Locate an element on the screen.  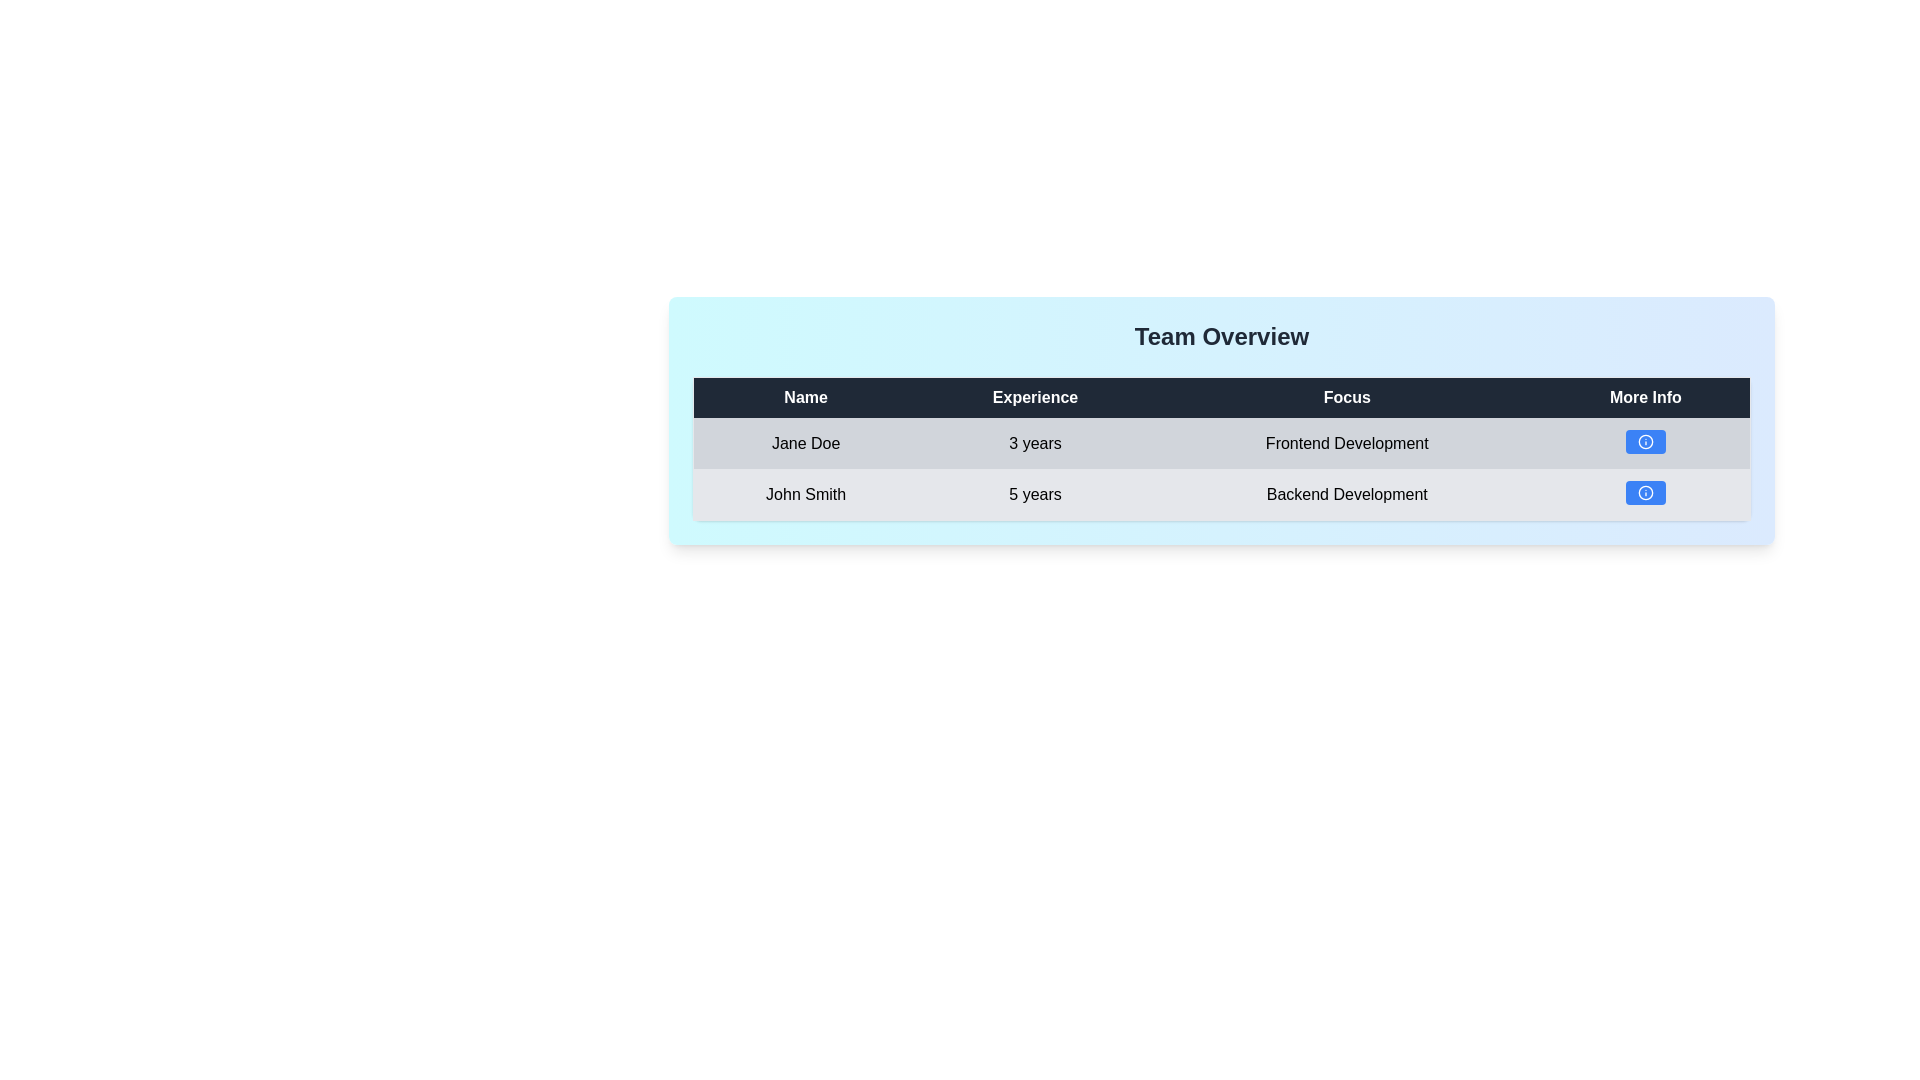
the 'Name' column header cell in the table to sort the table by this column is located at coordinates (805, 397).